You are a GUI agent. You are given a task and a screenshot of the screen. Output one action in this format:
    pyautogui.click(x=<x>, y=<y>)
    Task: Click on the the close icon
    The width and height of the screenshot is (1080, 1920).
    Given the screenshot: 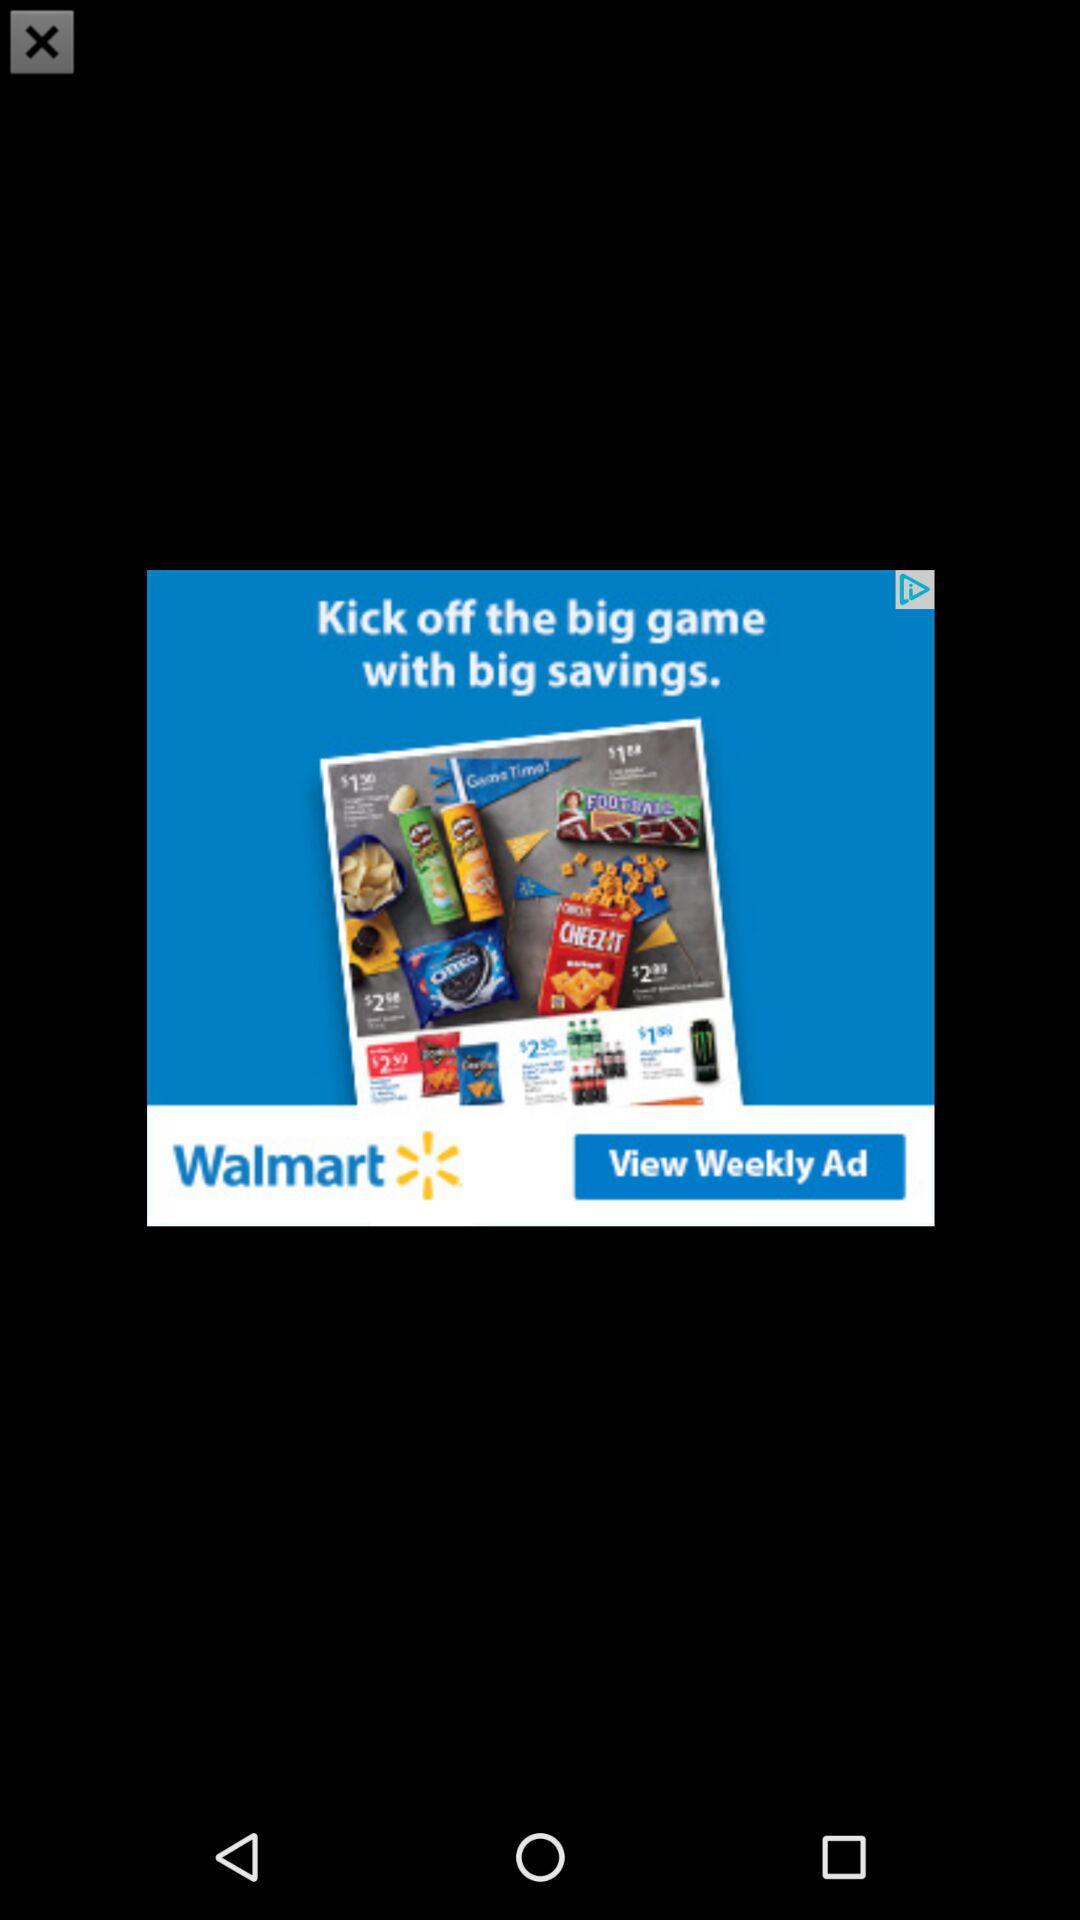 What is the action you would take?
    pyautogui.click(x=42, y=44)
    